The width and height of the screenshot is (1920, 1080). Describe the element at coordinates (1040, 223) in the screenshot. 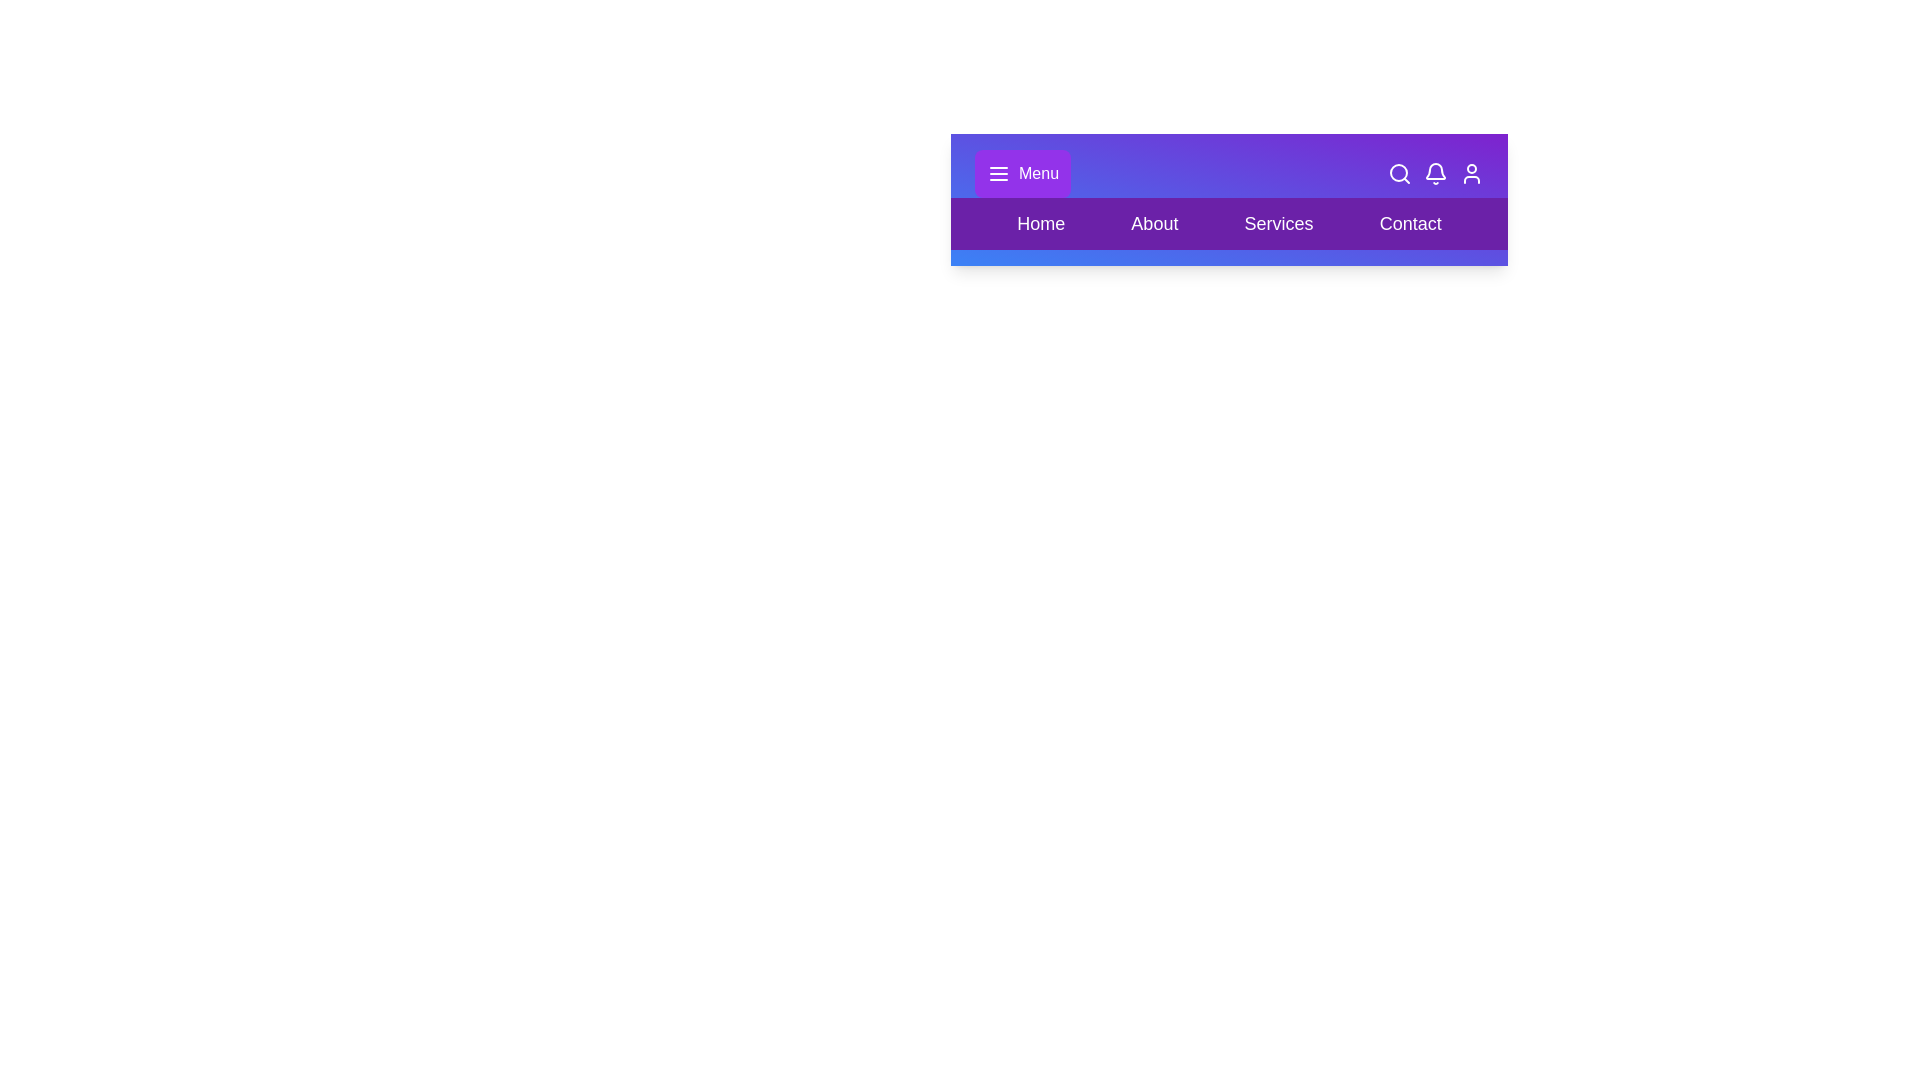

I see `the navigation option Home` at that location.